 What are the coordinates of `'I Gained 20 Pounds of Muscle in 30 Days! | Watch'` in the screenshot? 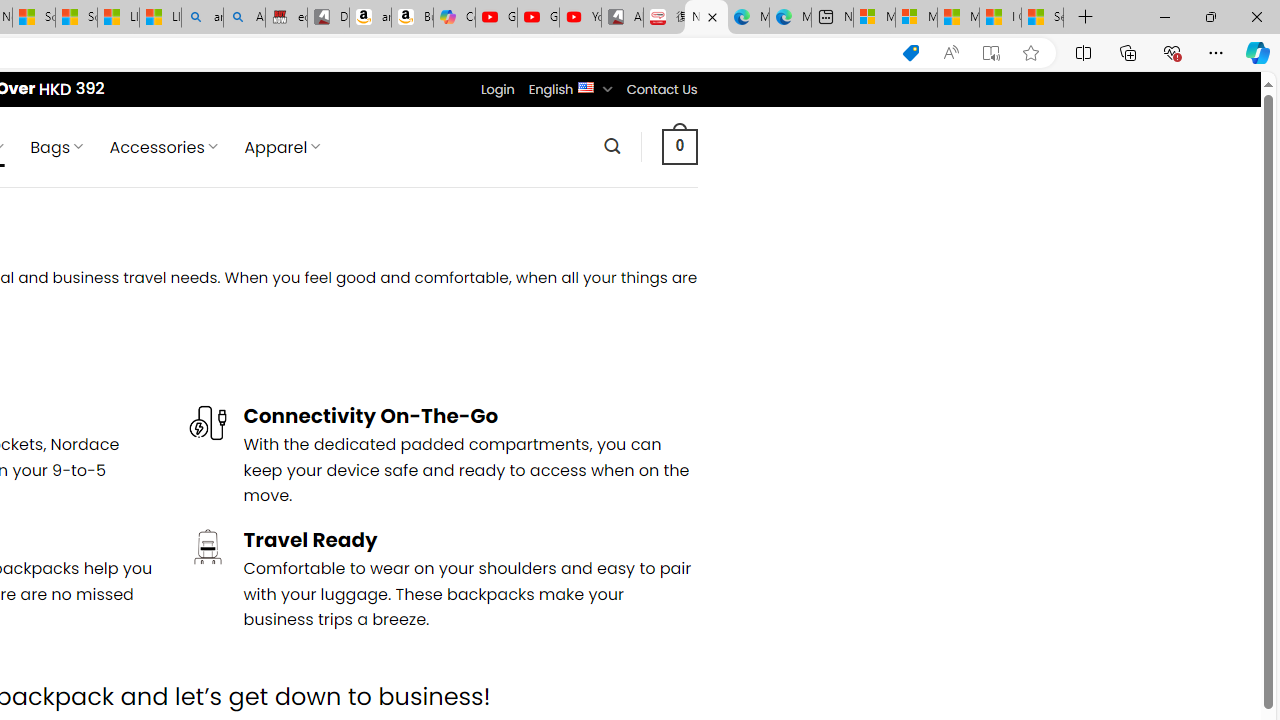 It's located at (1000, 17).